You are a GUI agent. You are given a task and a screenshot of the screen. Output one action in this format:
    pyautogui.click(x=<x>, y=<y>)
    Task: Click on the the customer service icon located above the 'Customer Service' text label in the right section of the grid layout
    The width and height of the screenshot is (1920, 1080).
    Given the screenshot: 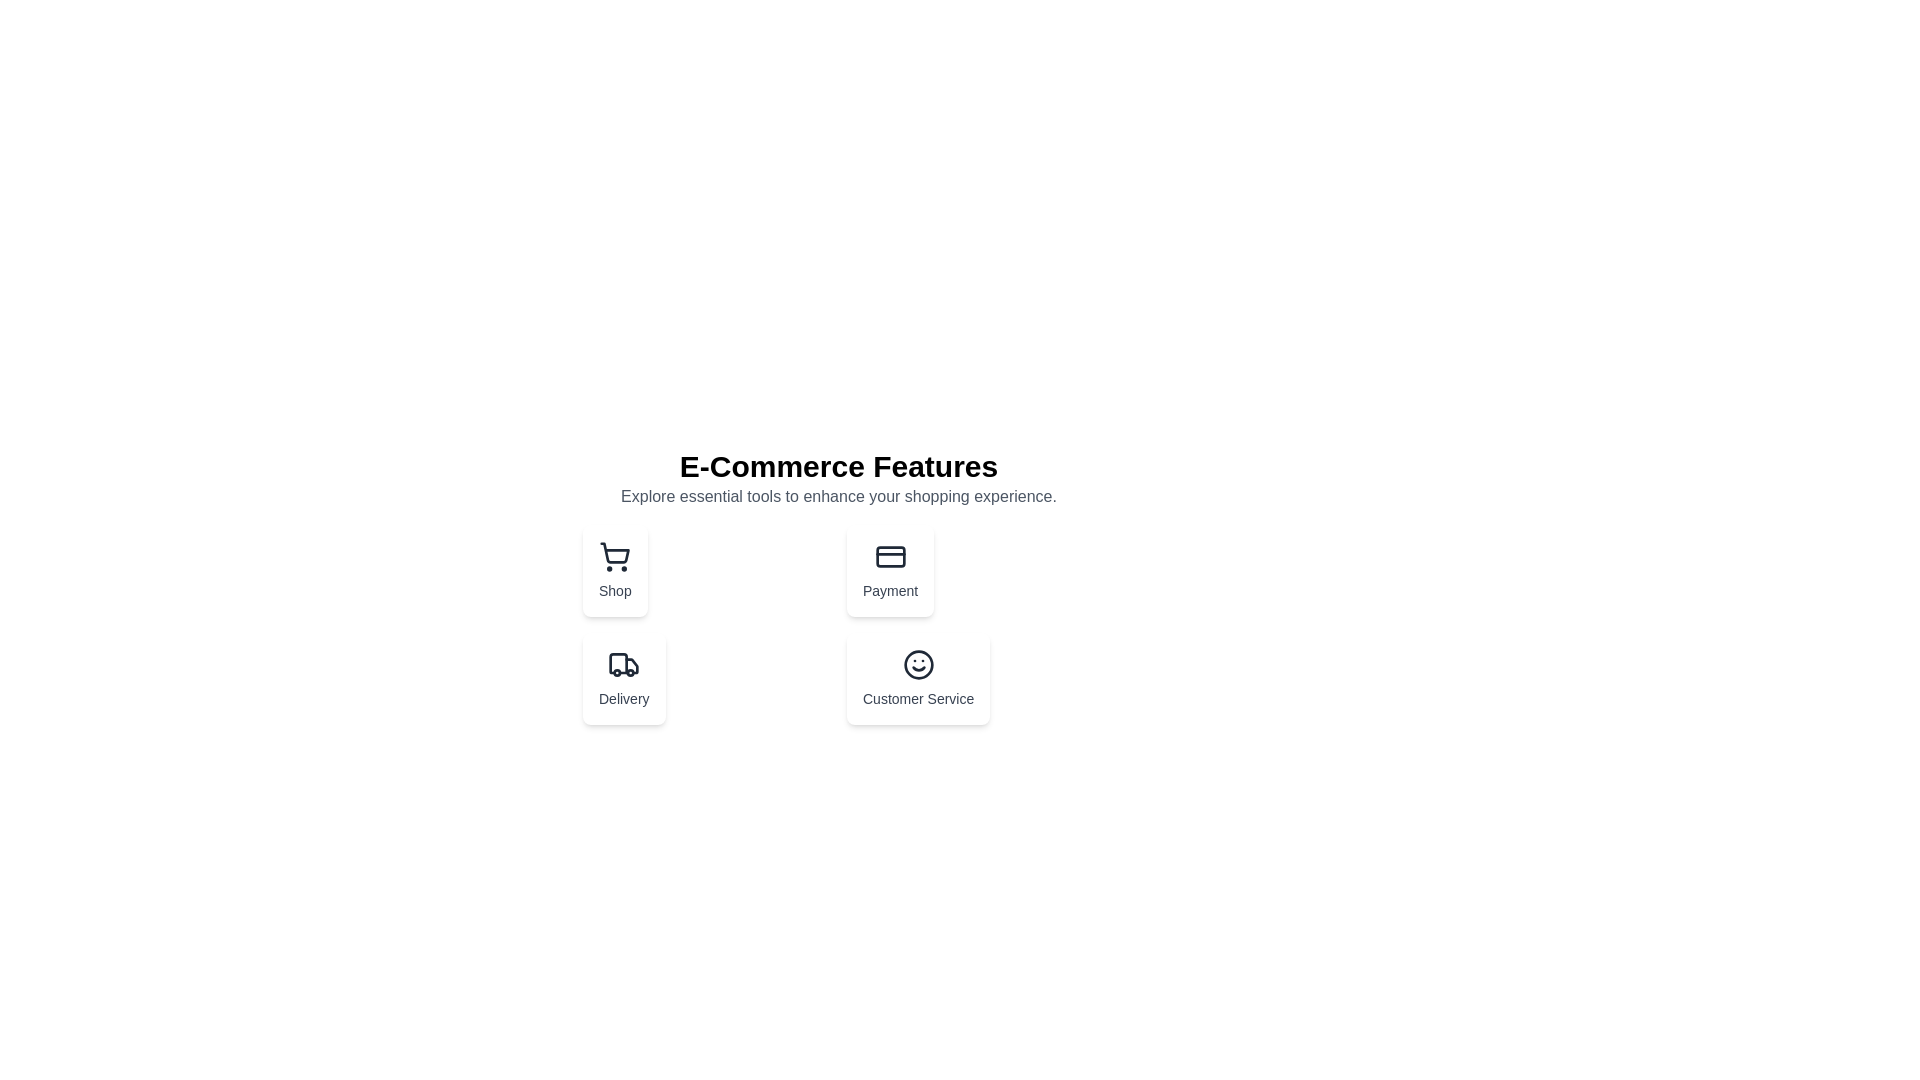 What is the action you would take?
    pyautogui.click(x=917, y=664)
    